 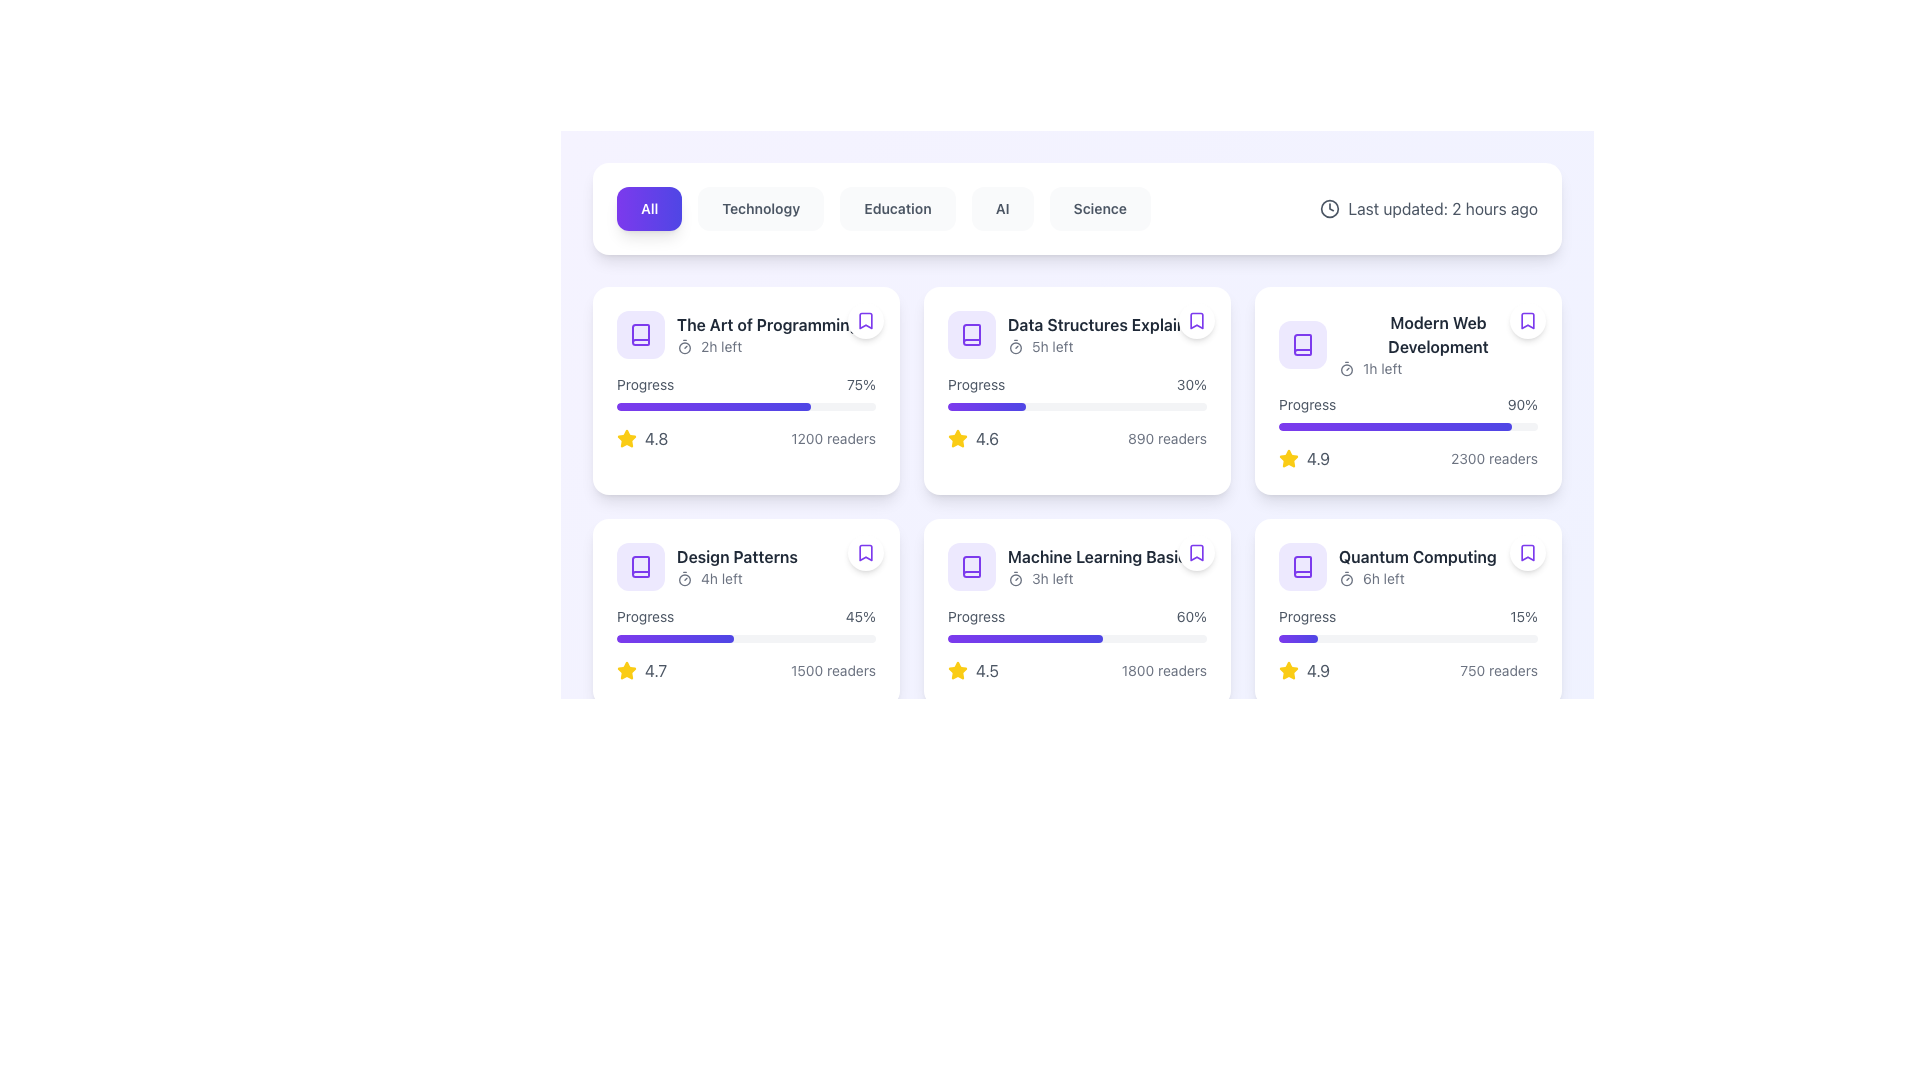 I want to click on the bookmark toggle button located at the top-right corner of the 'Data Structures Explained' card, so click(x=1196, y=319).